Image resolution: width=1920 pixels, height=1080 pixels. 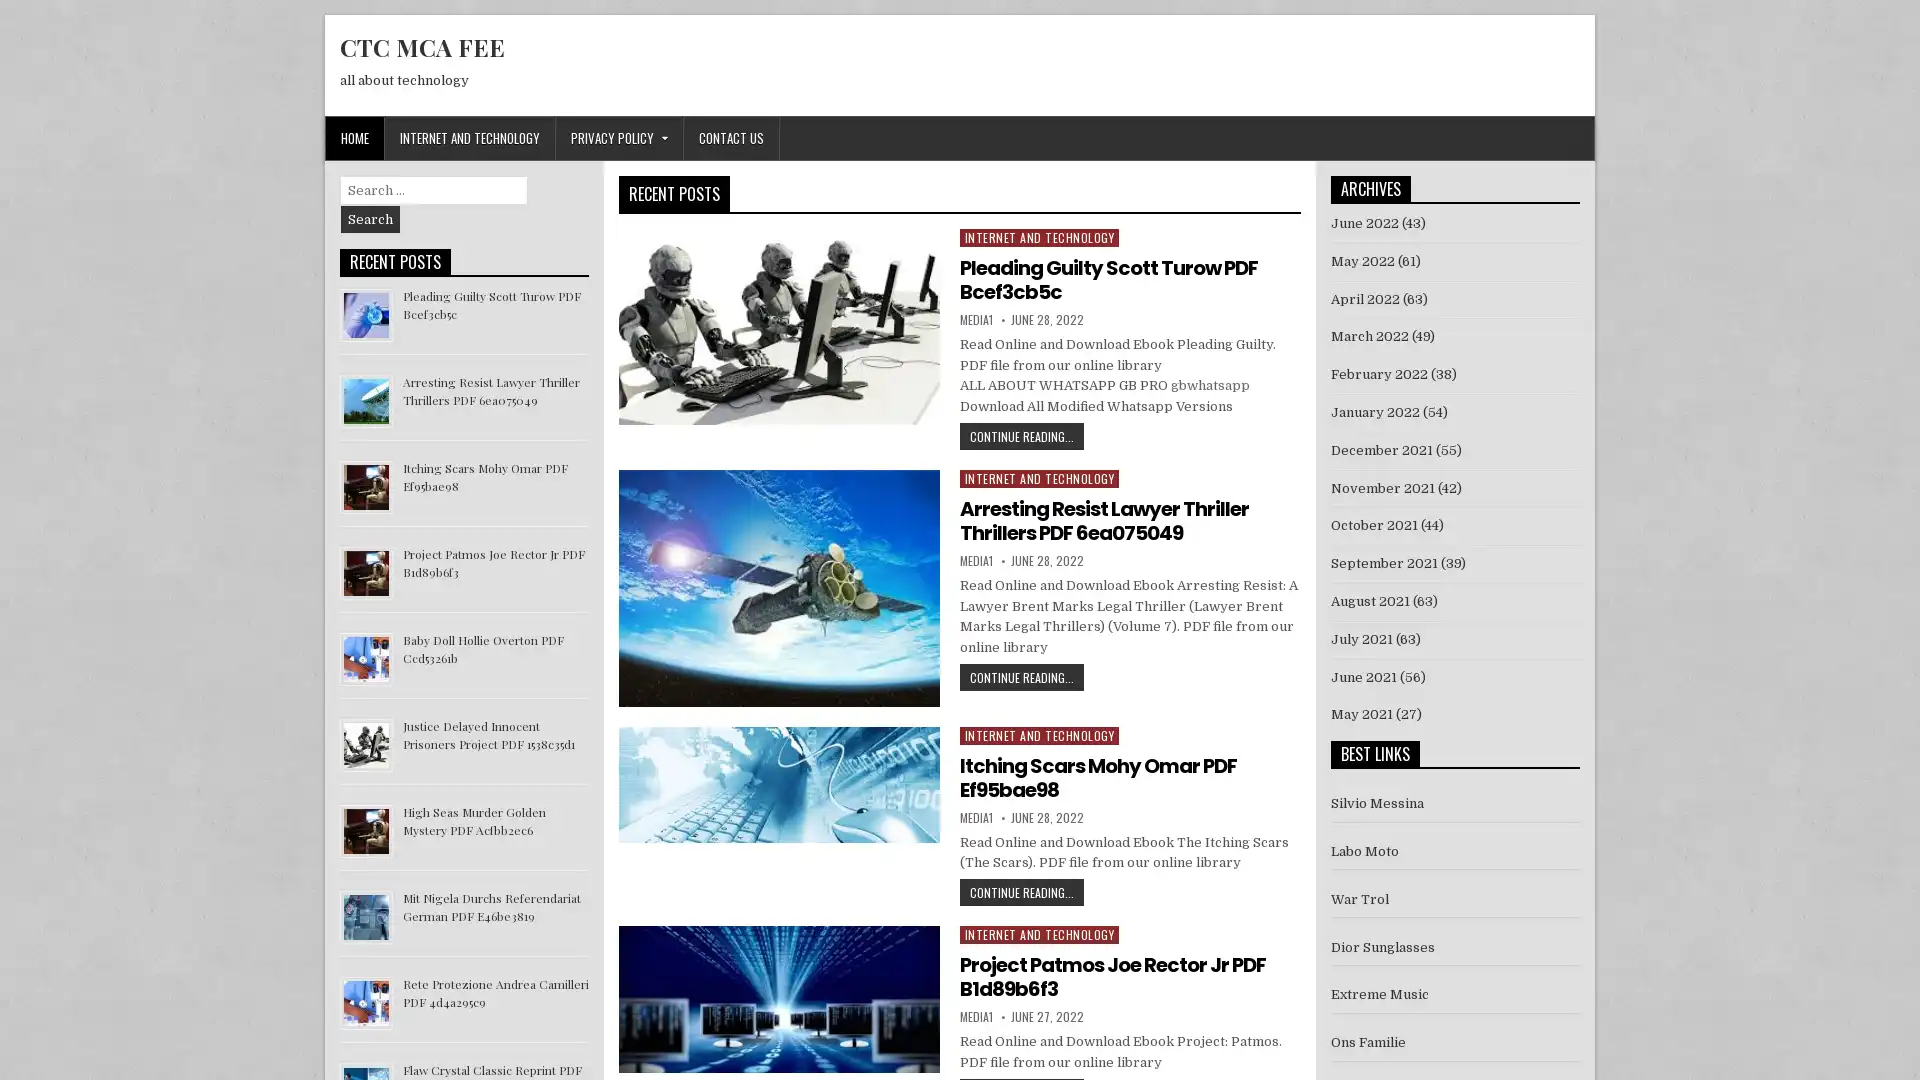 I want to click on Search, so click(x=370, y=219).